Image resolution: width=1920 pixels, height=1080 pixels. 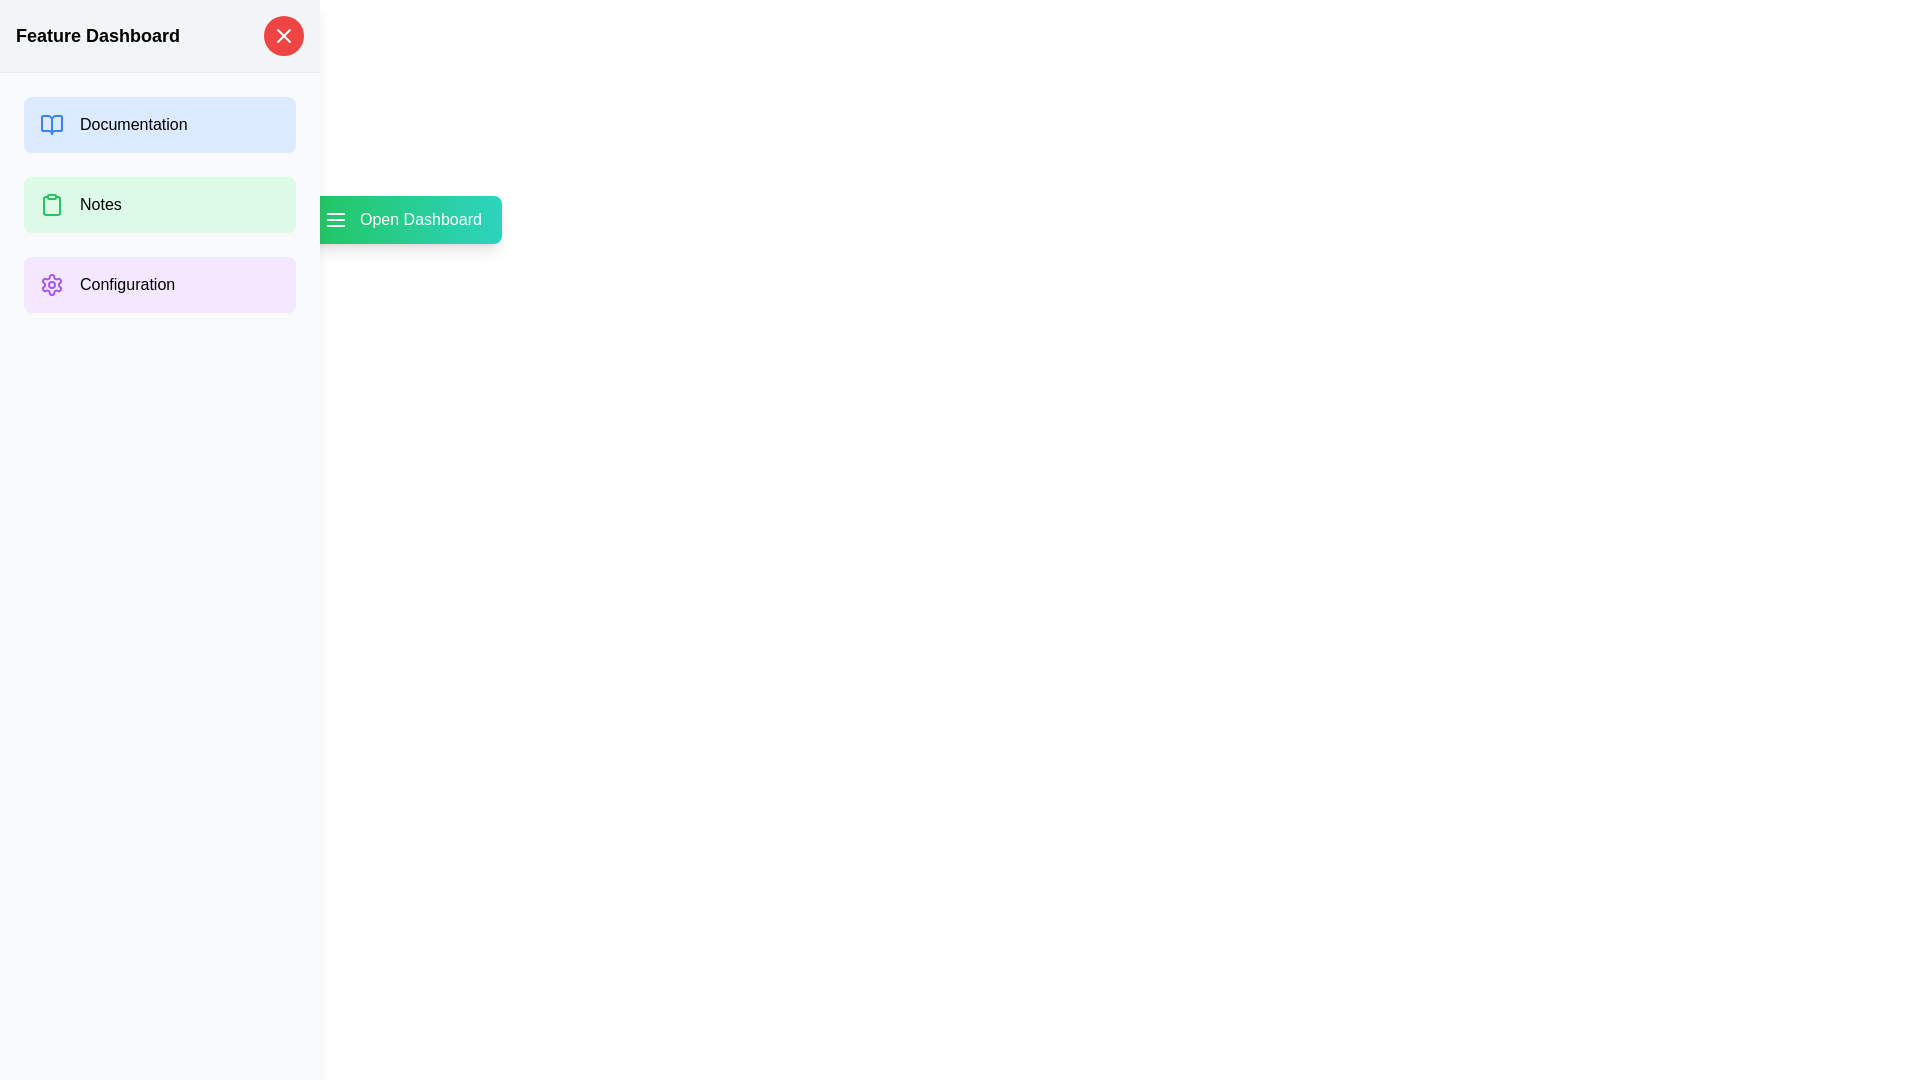 I want to click on the option Documentation by clicking the corresponding button, so click(x=158, y=124).